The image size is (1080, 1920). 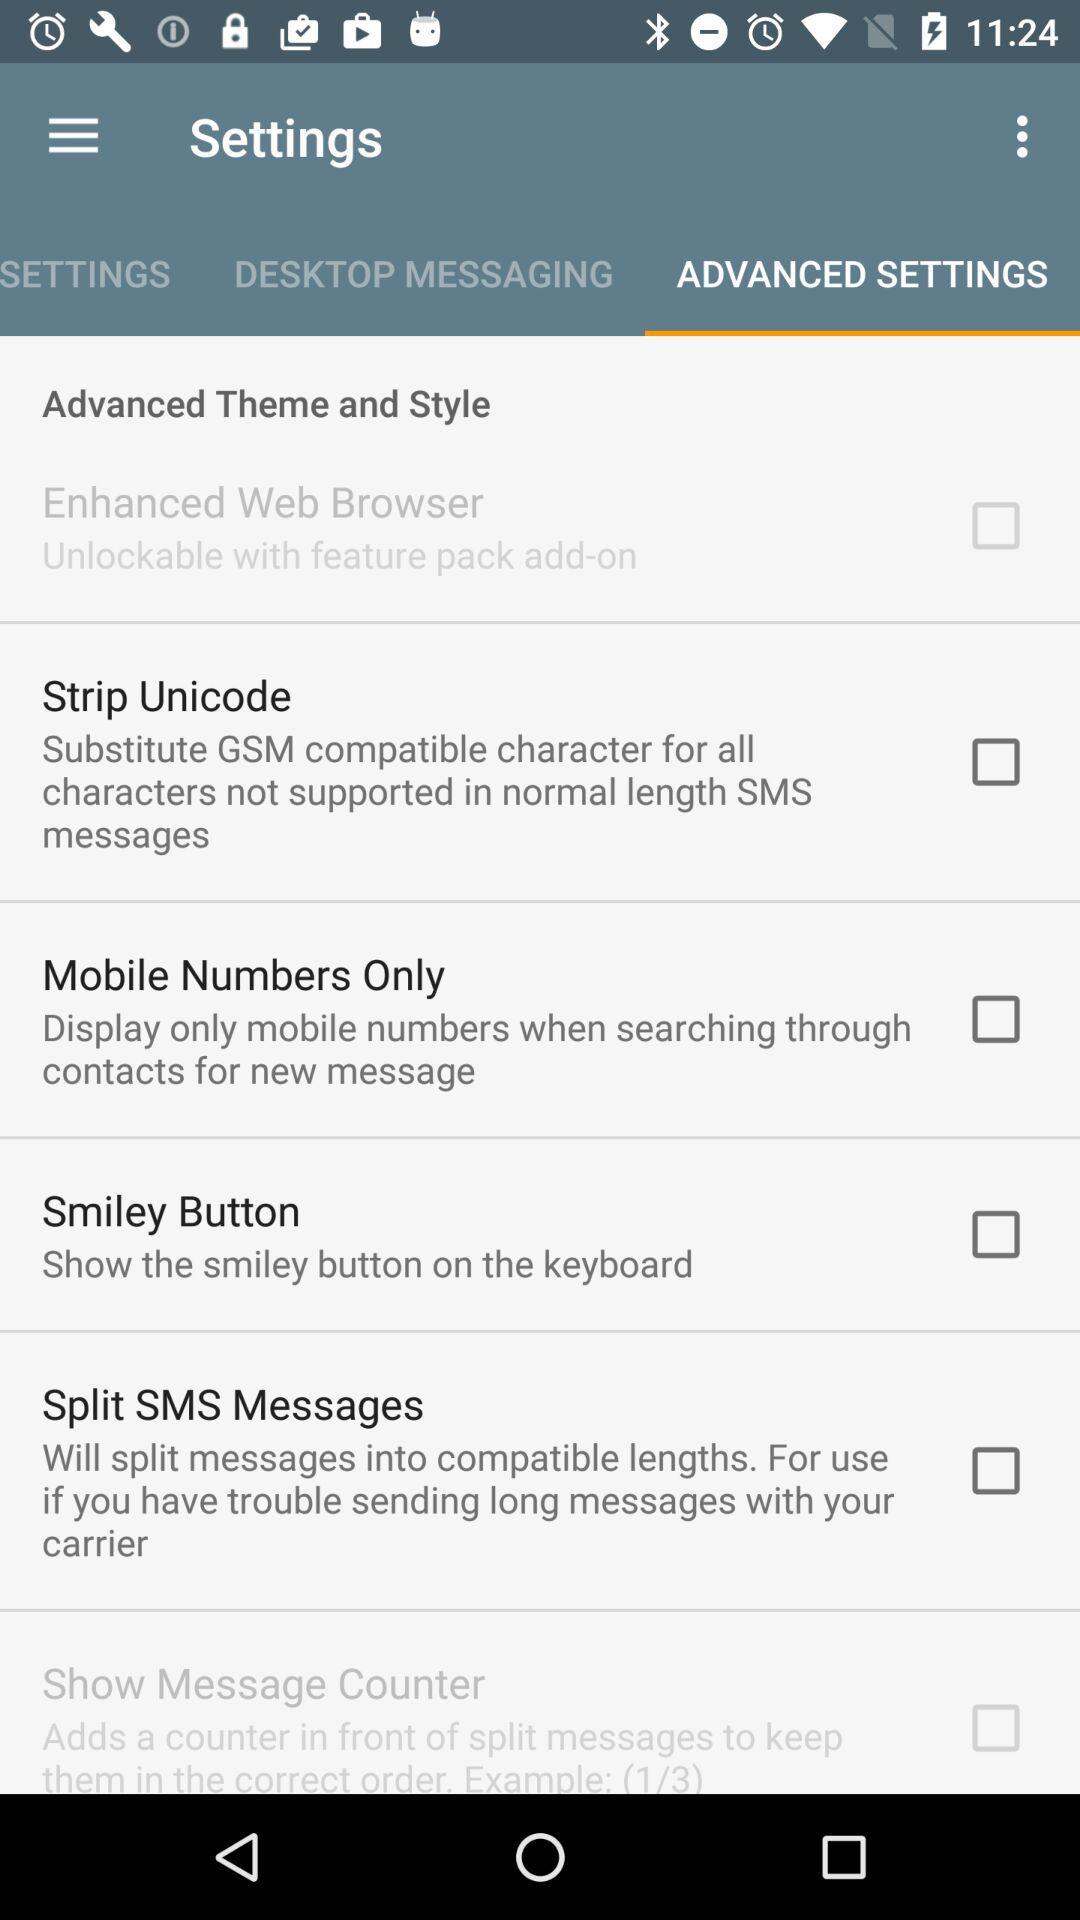 I want to click on the icon above substitute gsm compatible item, so click(x=165, y=694).